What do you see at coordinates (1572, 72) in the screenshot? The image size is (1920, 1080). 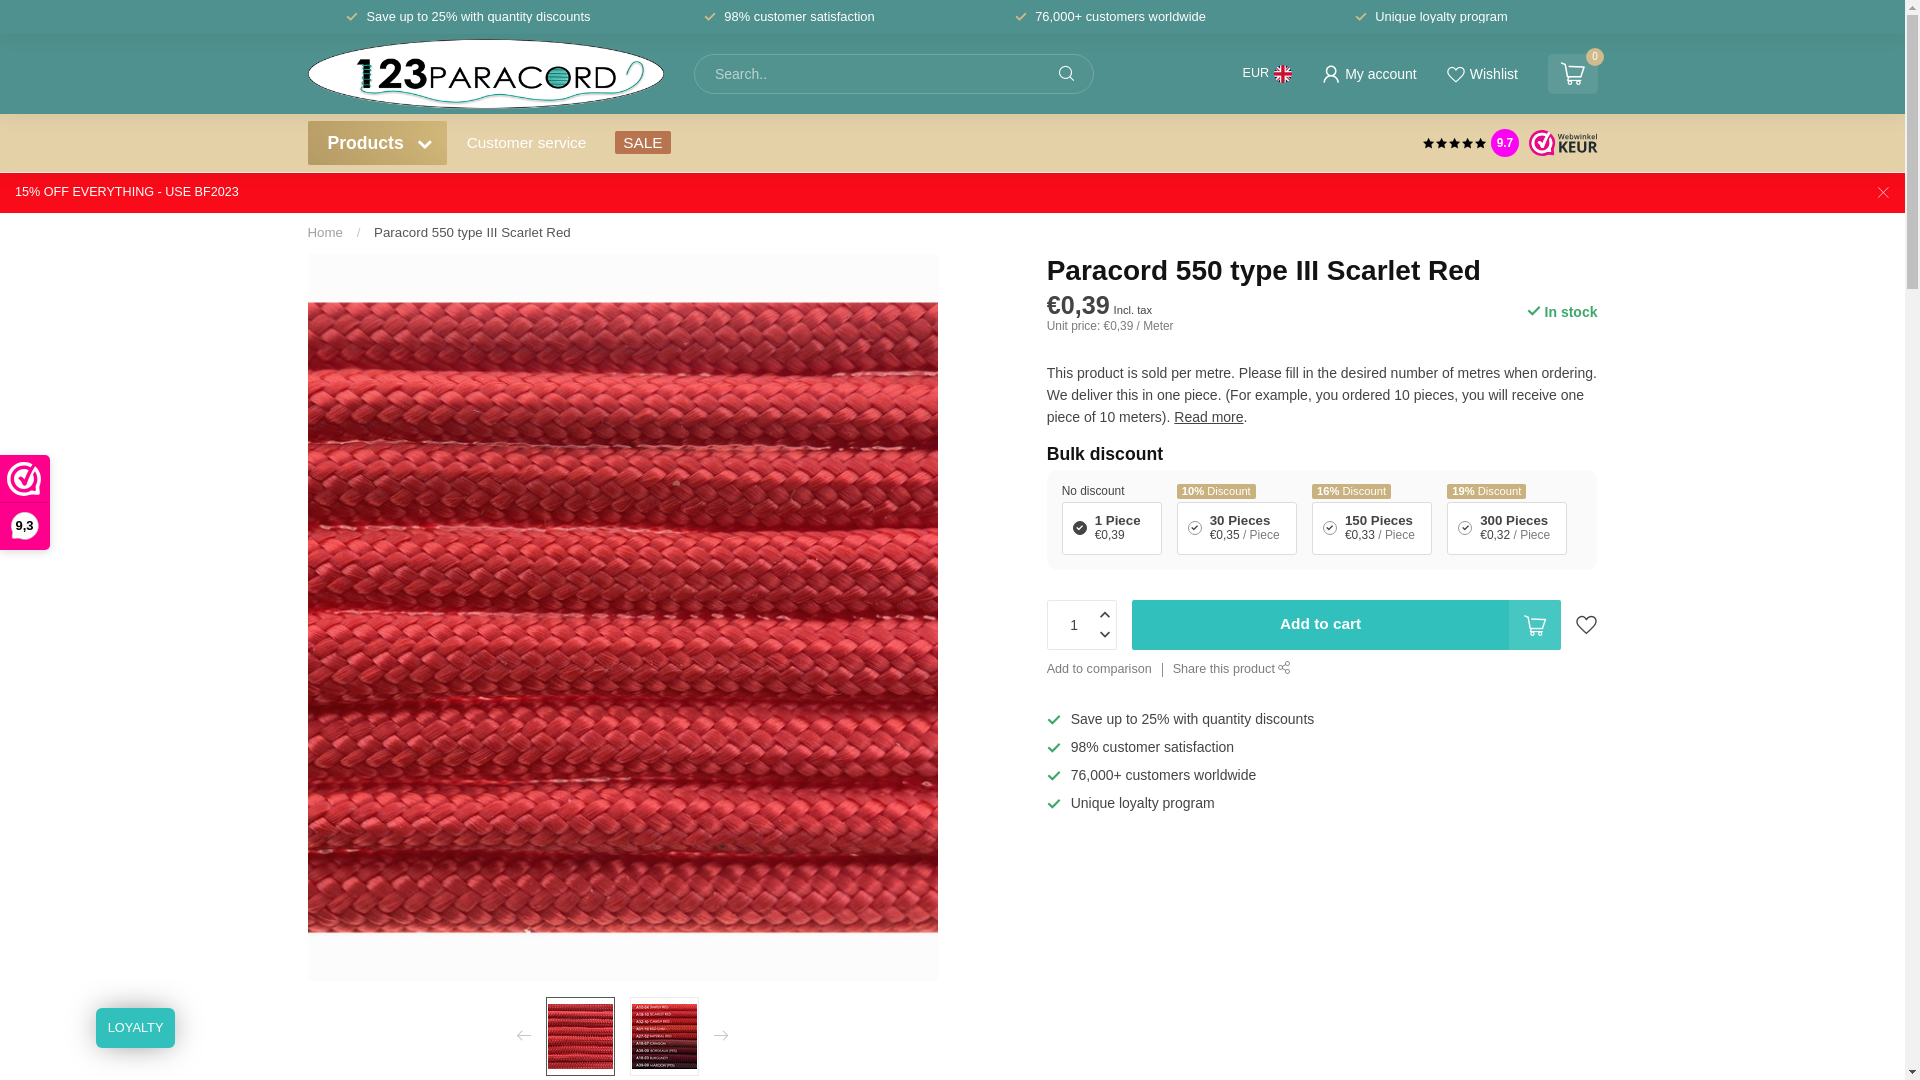 I see `'0'` at bounding box center [1572, 72].